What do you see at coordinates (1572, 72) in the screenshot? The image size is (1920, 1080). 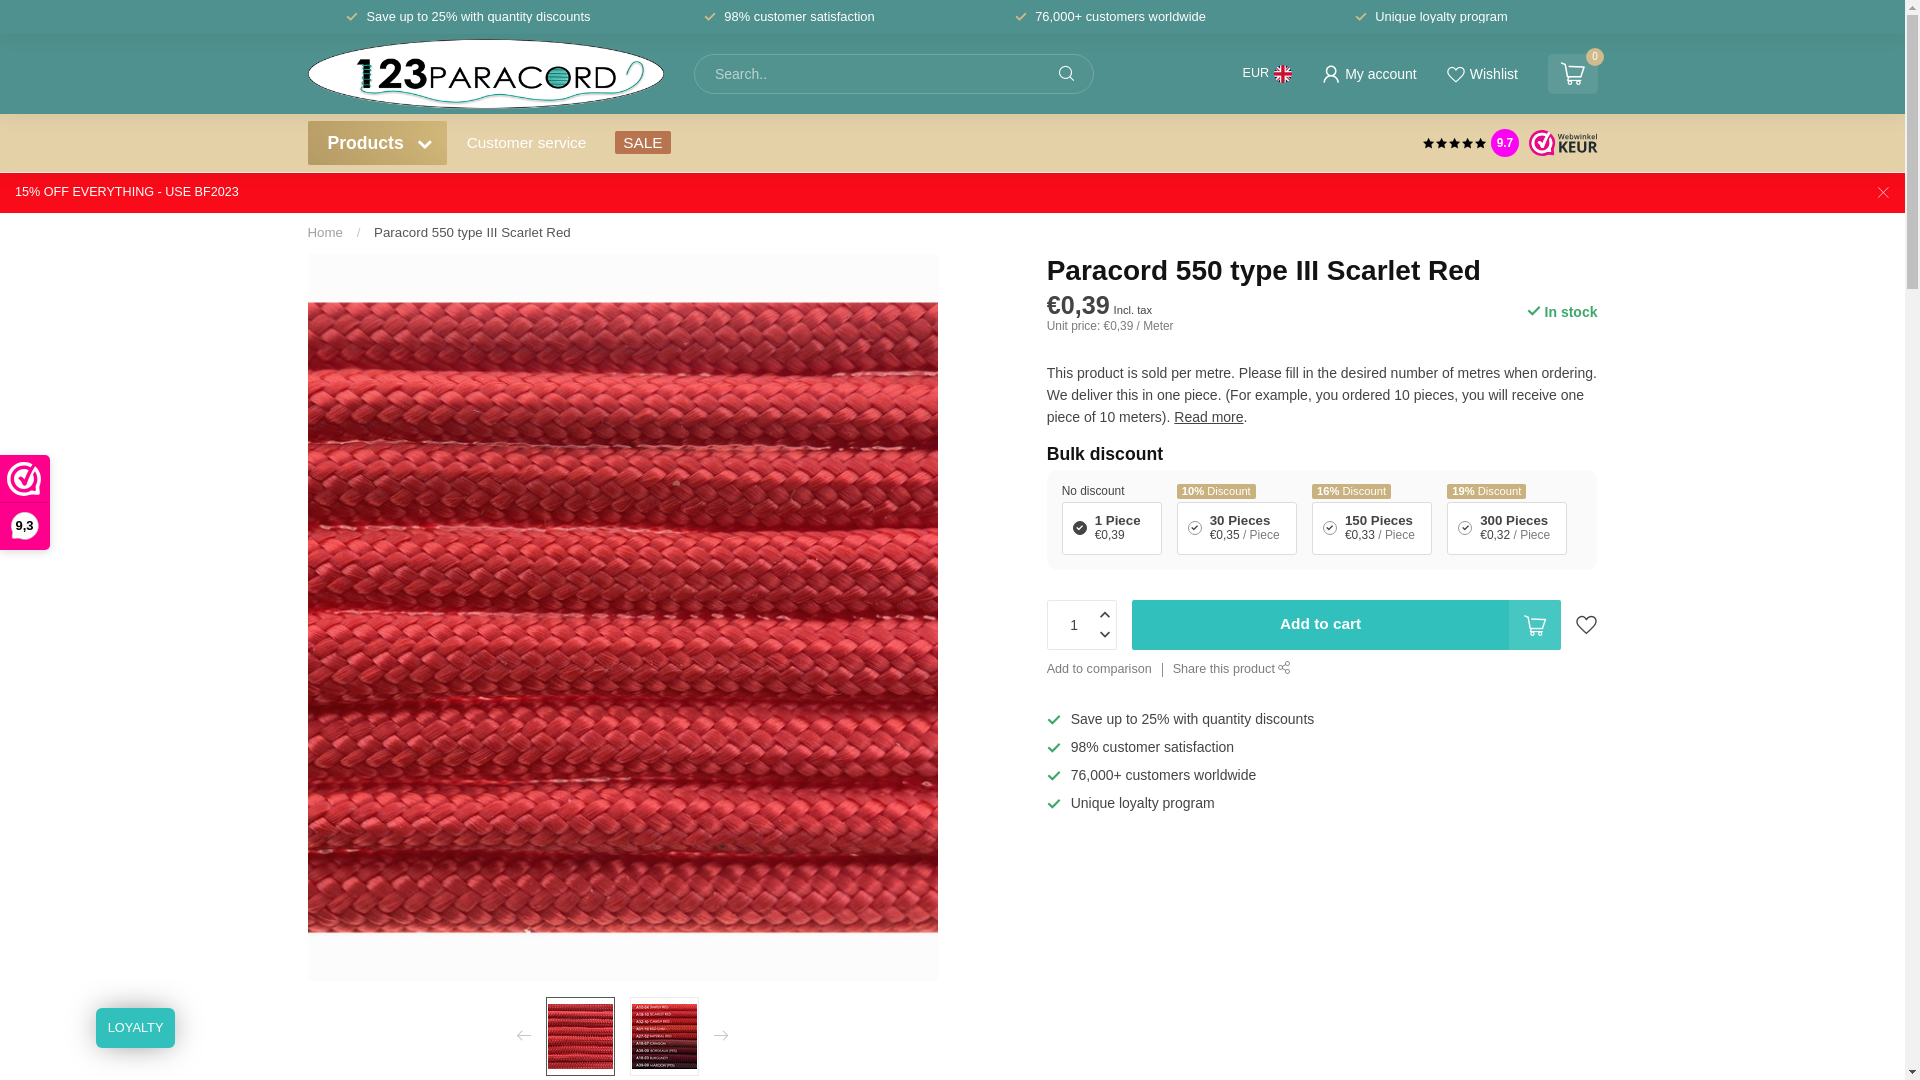 I see `'0'` at bounding box center [1572, 72].